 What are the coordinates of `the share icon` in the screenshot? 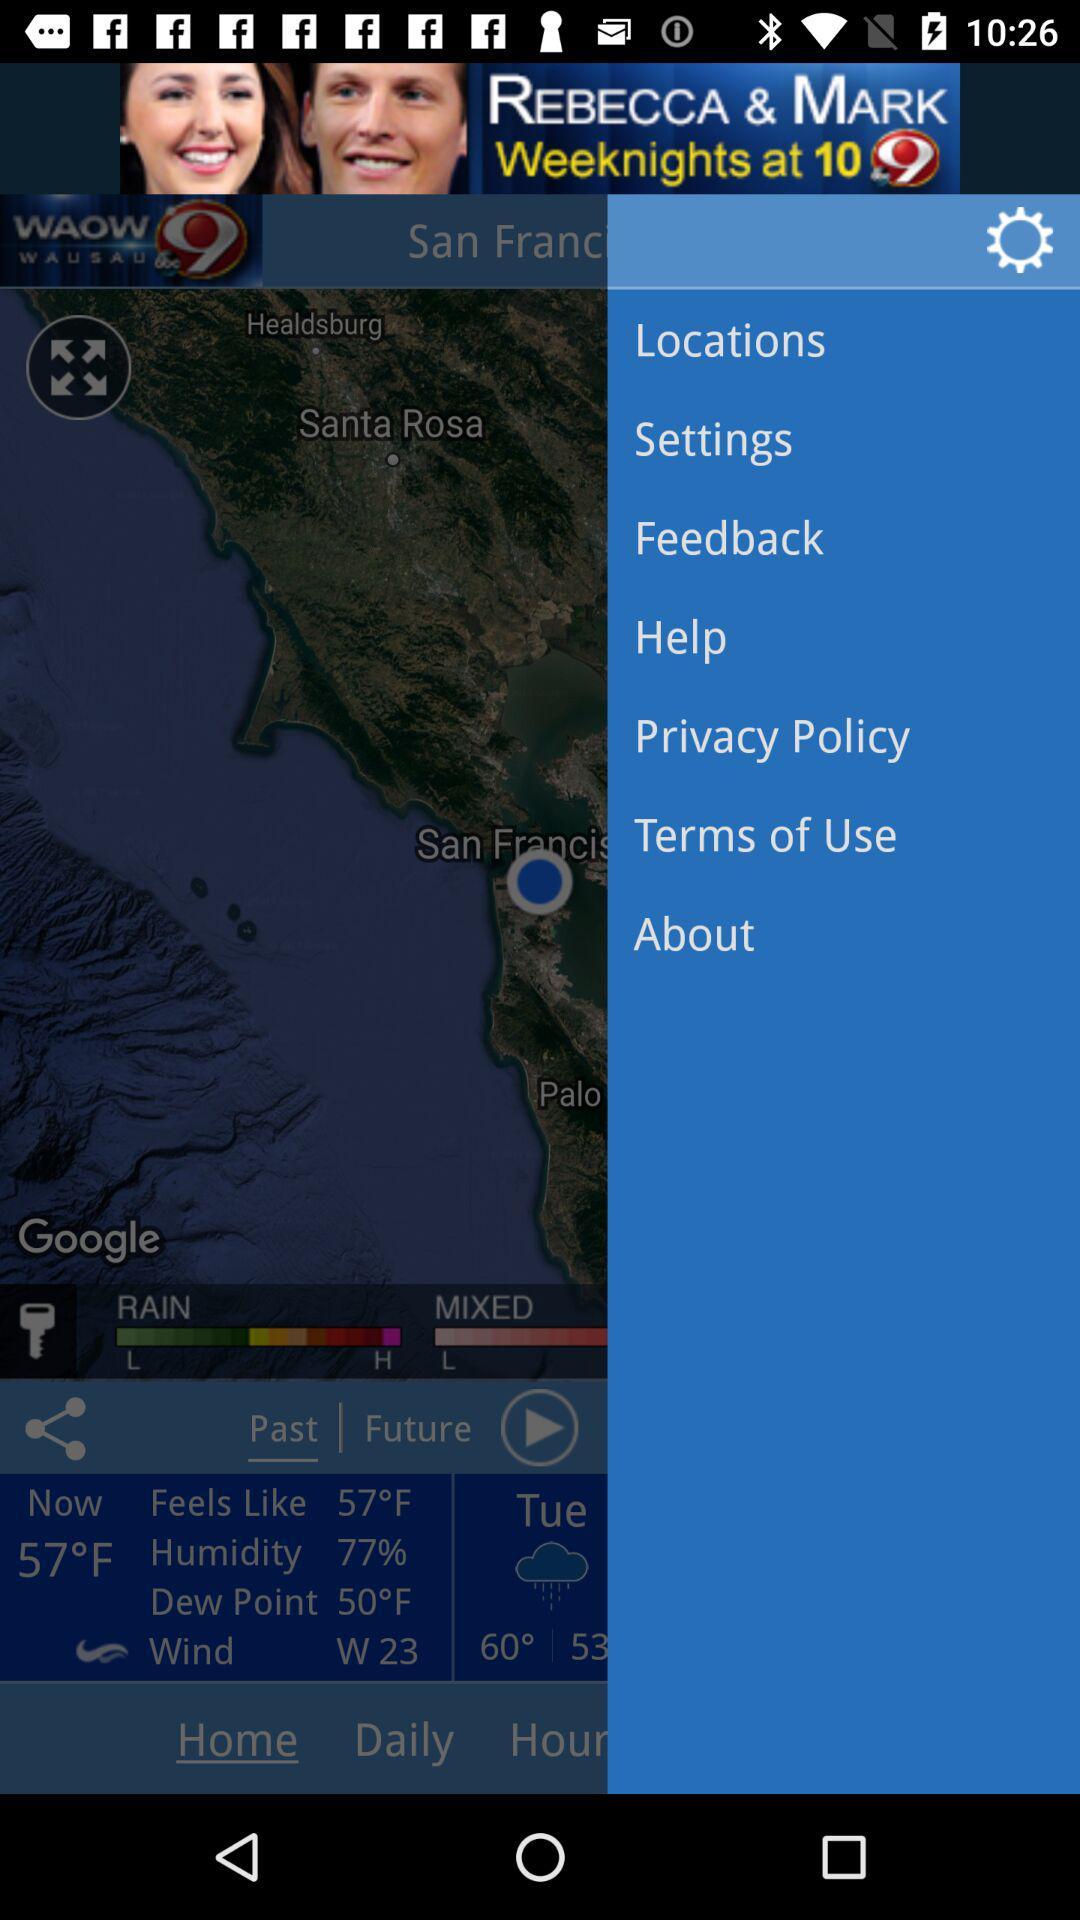 It's located at (58, 1426).